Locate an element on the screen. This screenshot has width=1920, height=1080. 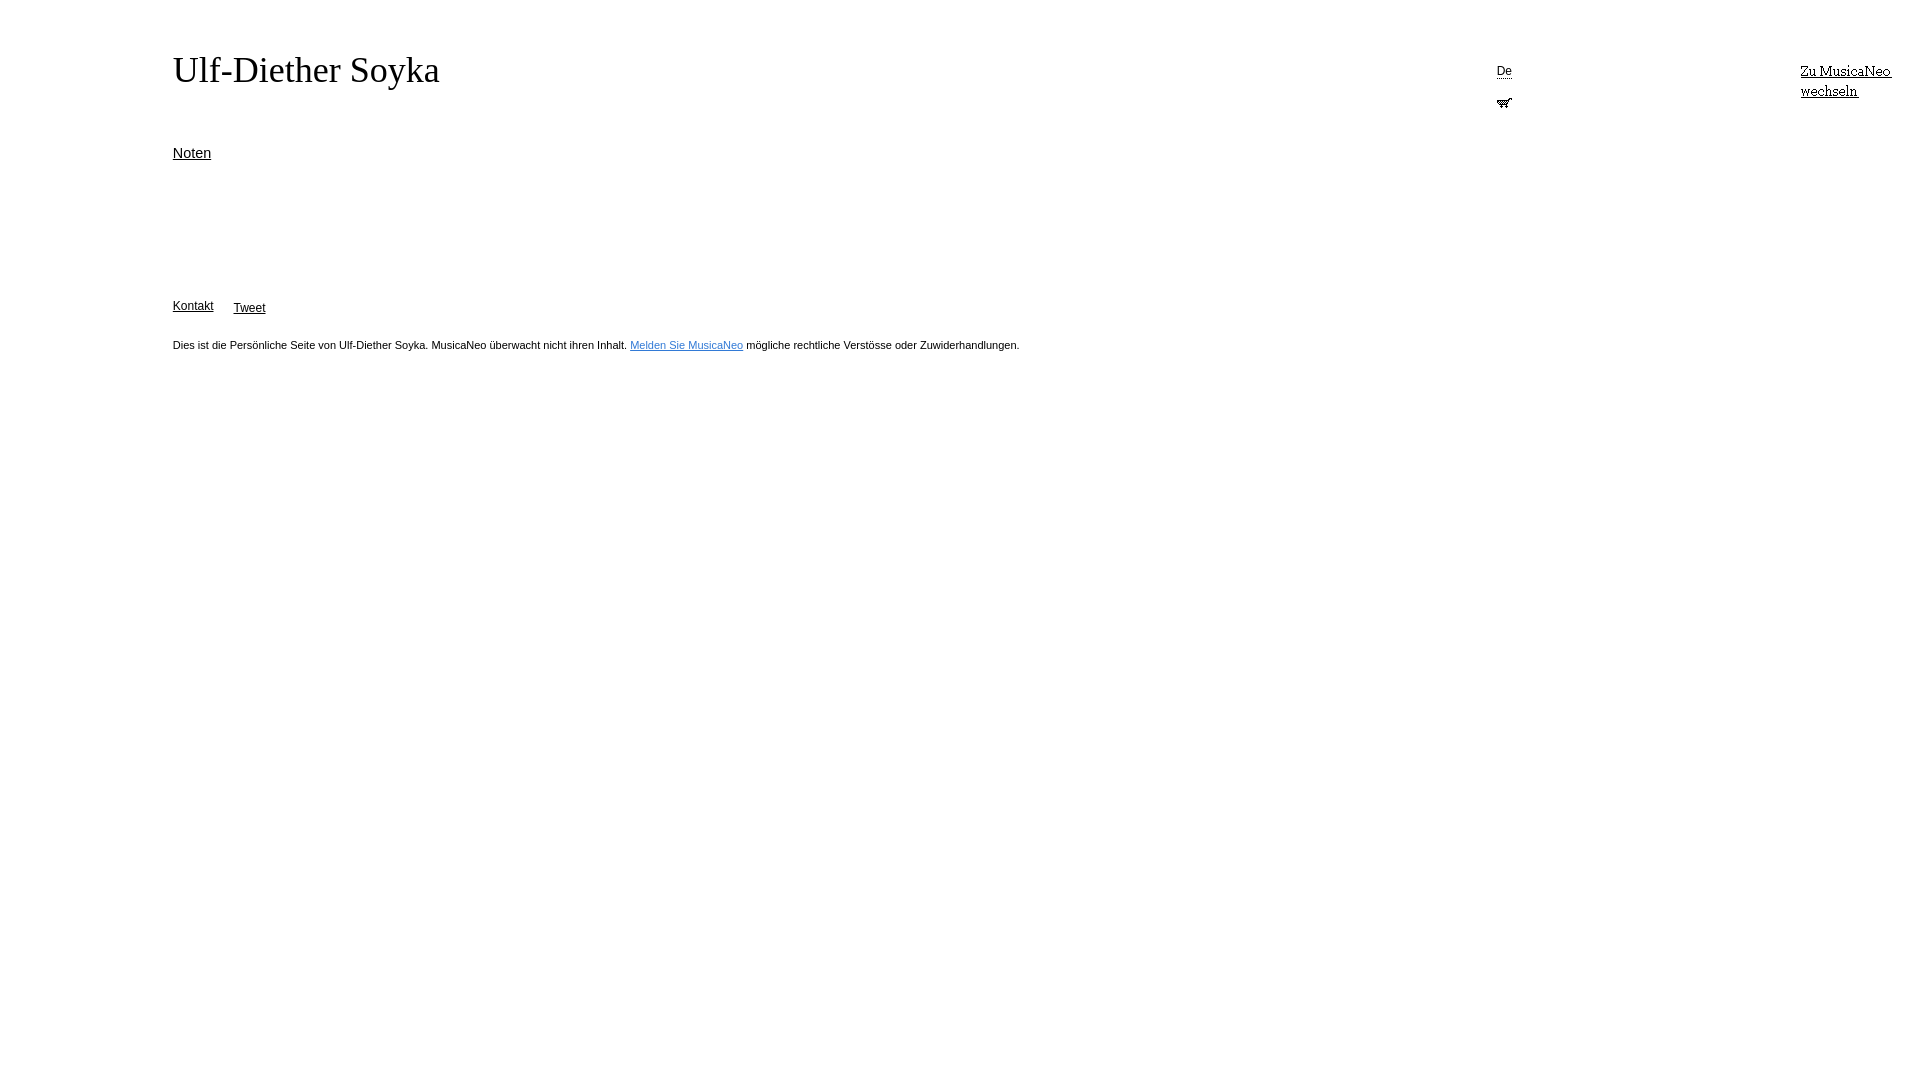
'Einkaufskorb' is located at coordinates (1503, 100).